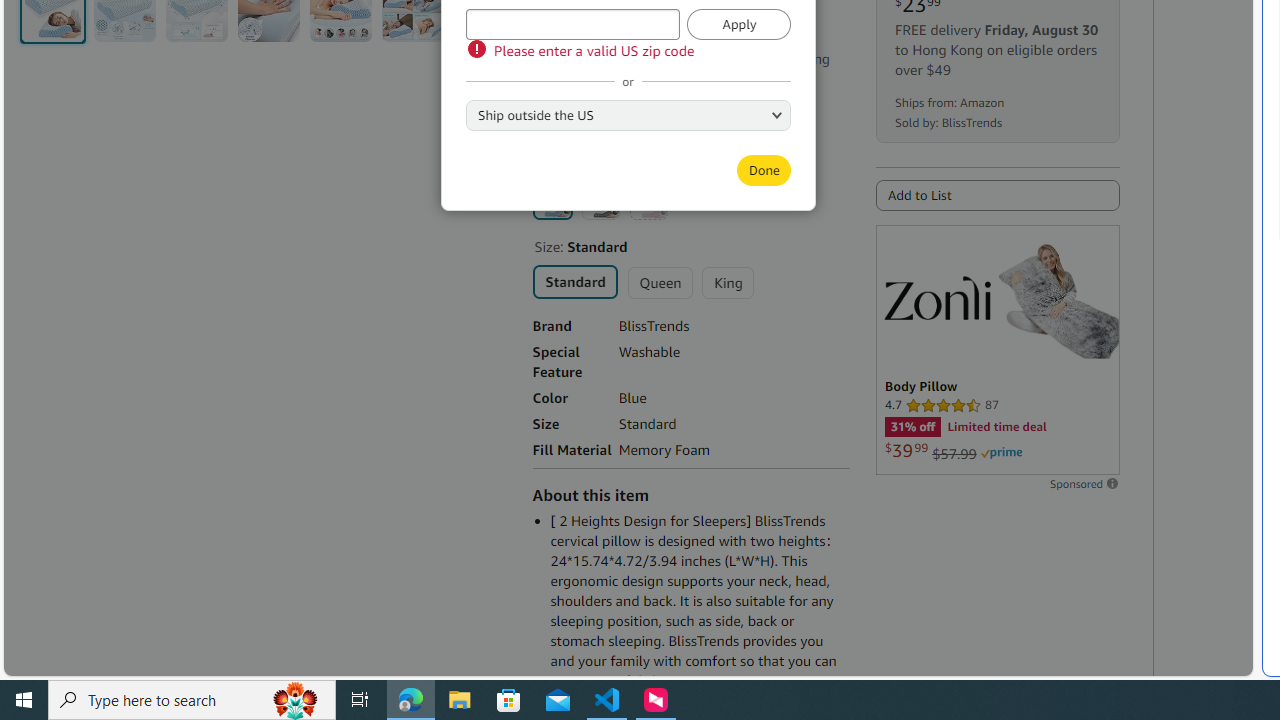 Image resolution: width=1280 pixels, height=720 pixels. Describe the element at coordinates (599, 200) in the screenshot. I see `'Grey'` at that location.